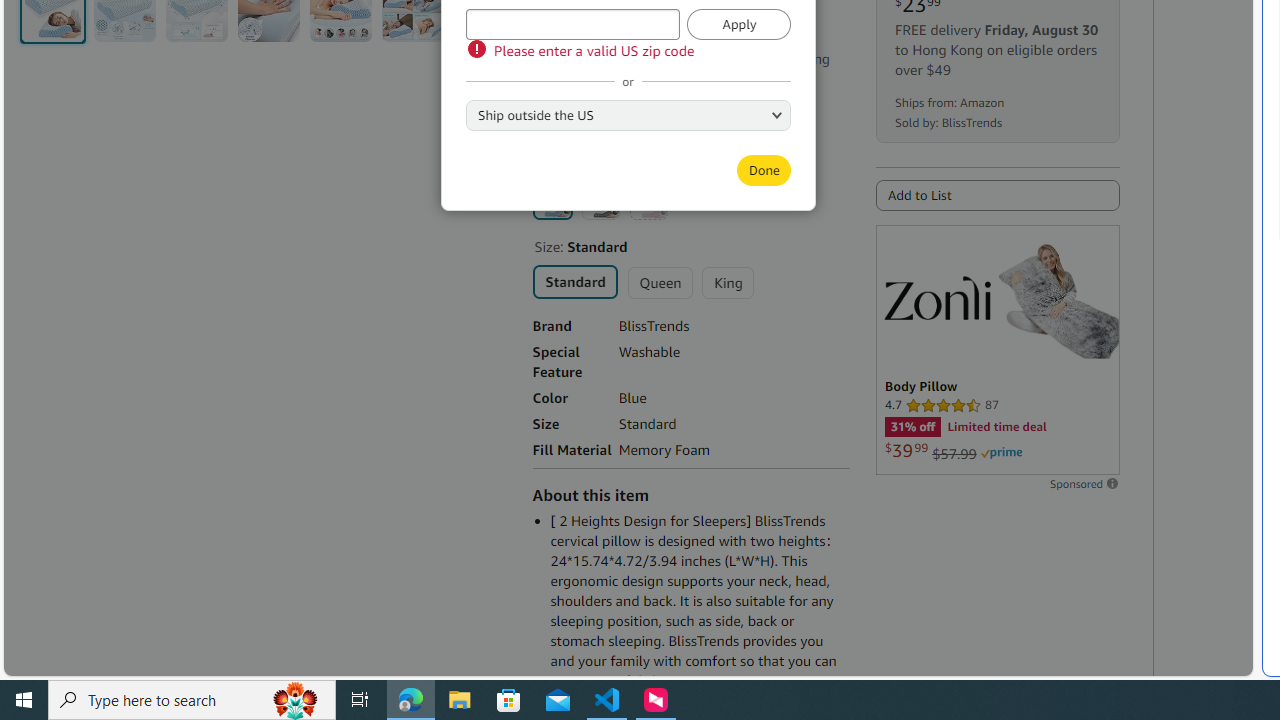 Image resolution: width=1280 pixels, height=720 pixels. Describe the element at coordinates (599, 200) in the screenshot. I see `'Grey'` at that location.